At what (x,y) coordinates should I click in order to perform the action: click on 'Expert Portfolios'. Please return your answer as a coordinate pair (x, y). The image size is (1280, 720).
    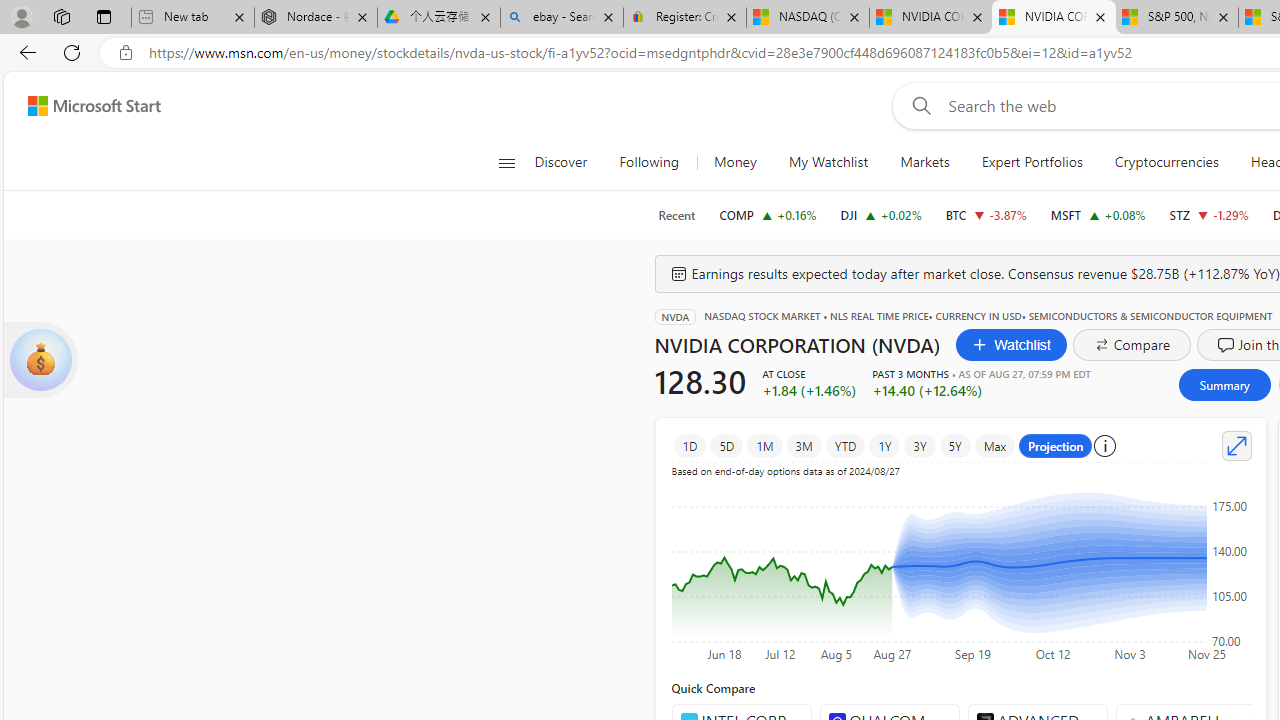
    Looking at the image, I should click on (1031, 162).